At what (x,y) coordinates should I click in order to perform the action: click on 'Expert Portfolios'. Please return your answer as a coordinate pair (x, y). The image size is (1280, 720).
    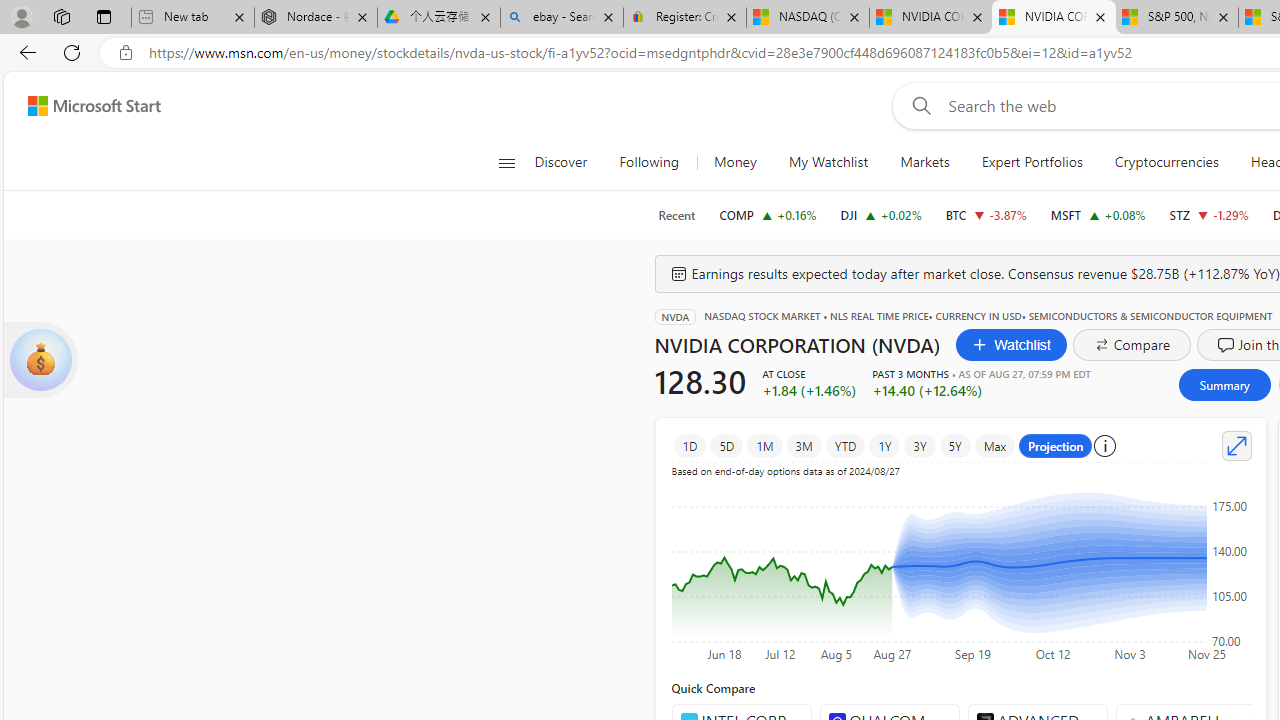
    Looking at the image, I should click on (1031, 162).